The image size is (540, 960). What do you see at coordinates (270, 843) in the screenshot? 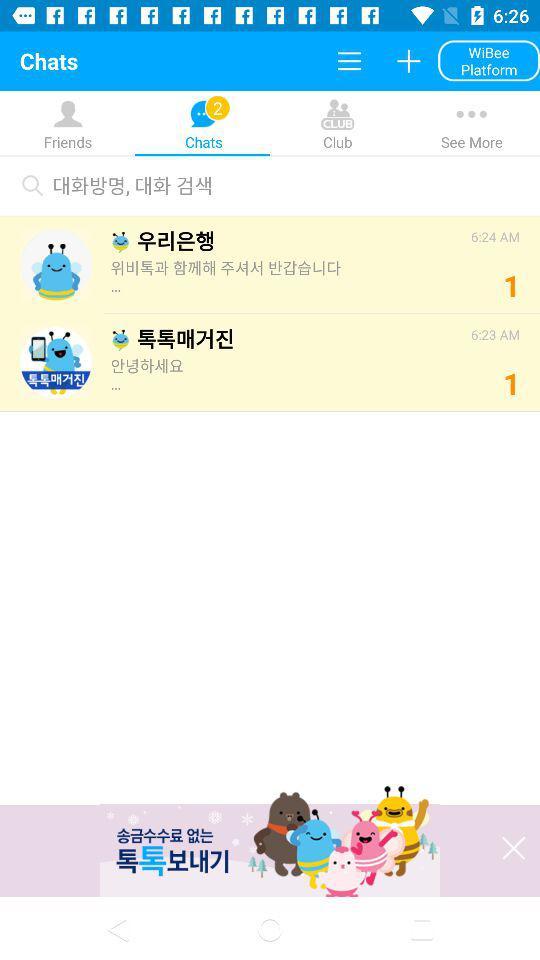
I see `image which is at the bottom of the page` at bounding box center [270, 843].